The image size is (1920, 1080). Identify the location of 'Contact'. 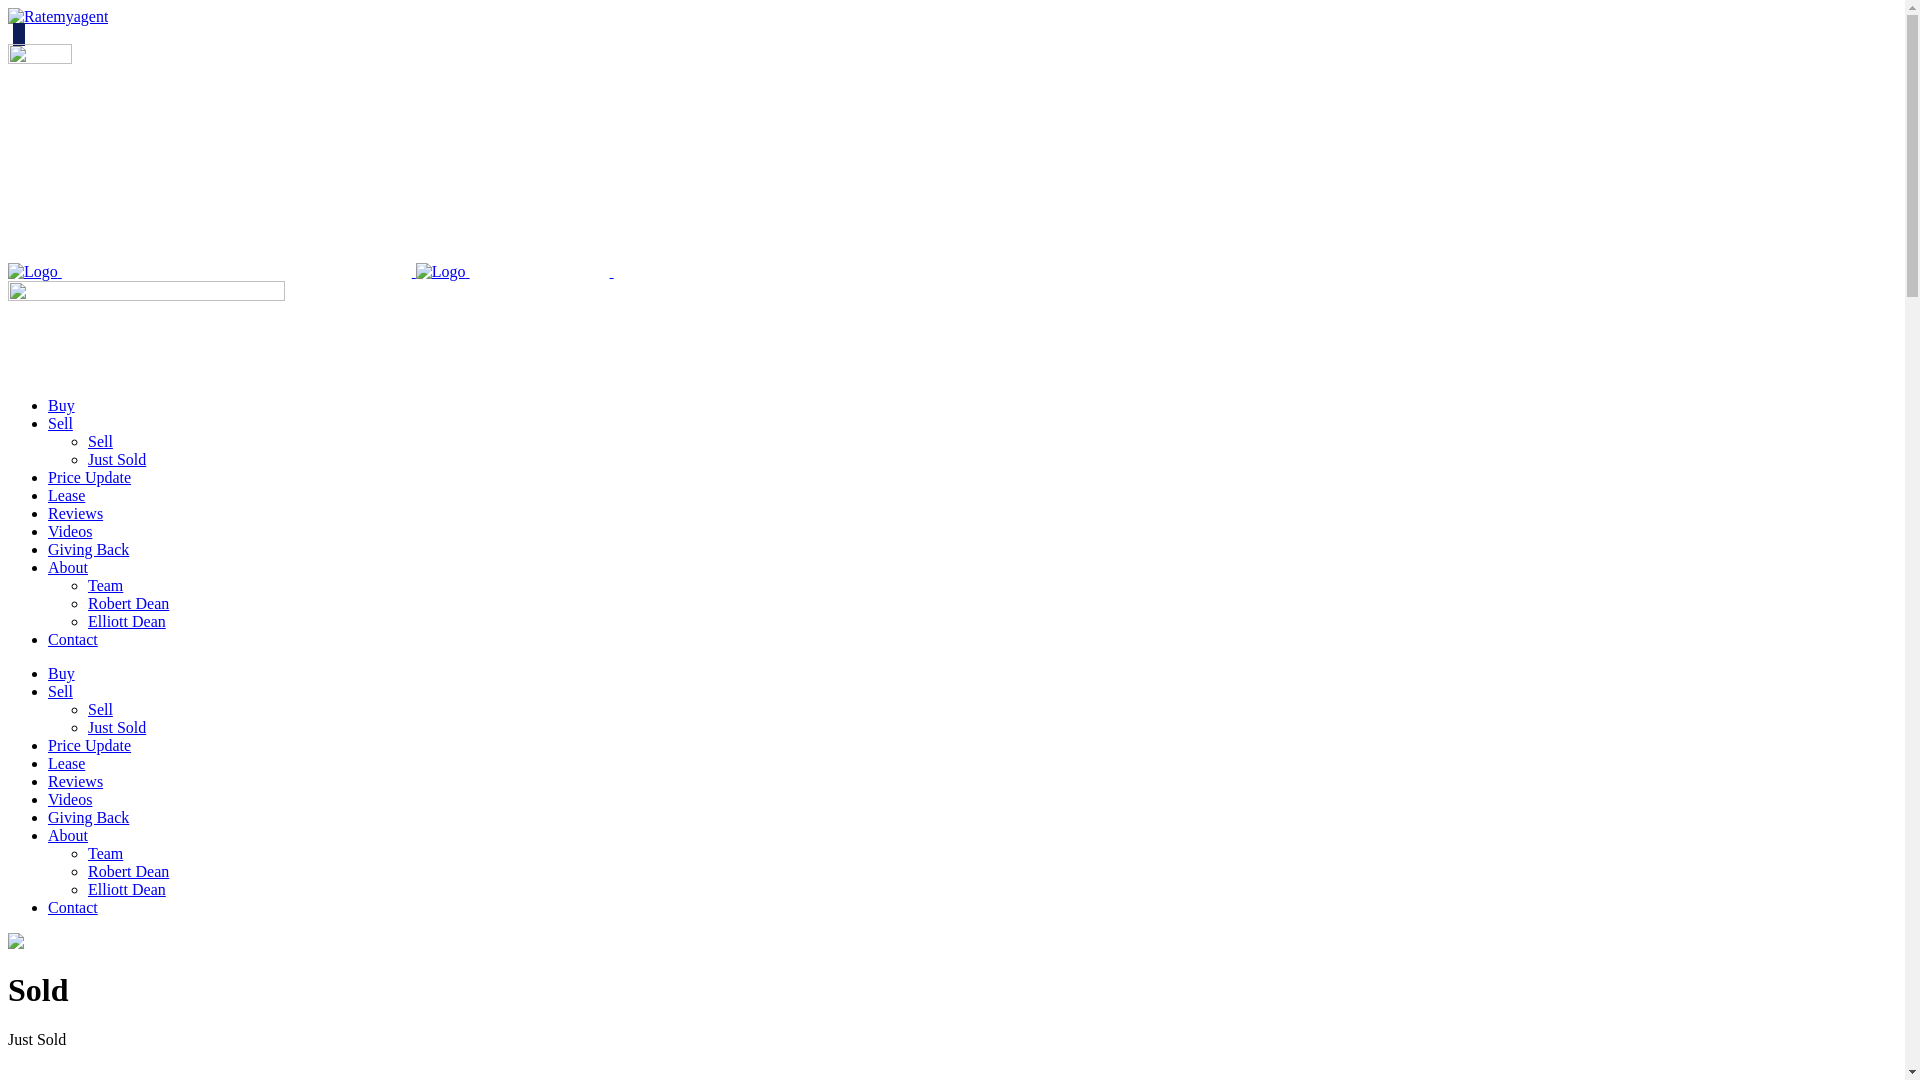
(72, 639).